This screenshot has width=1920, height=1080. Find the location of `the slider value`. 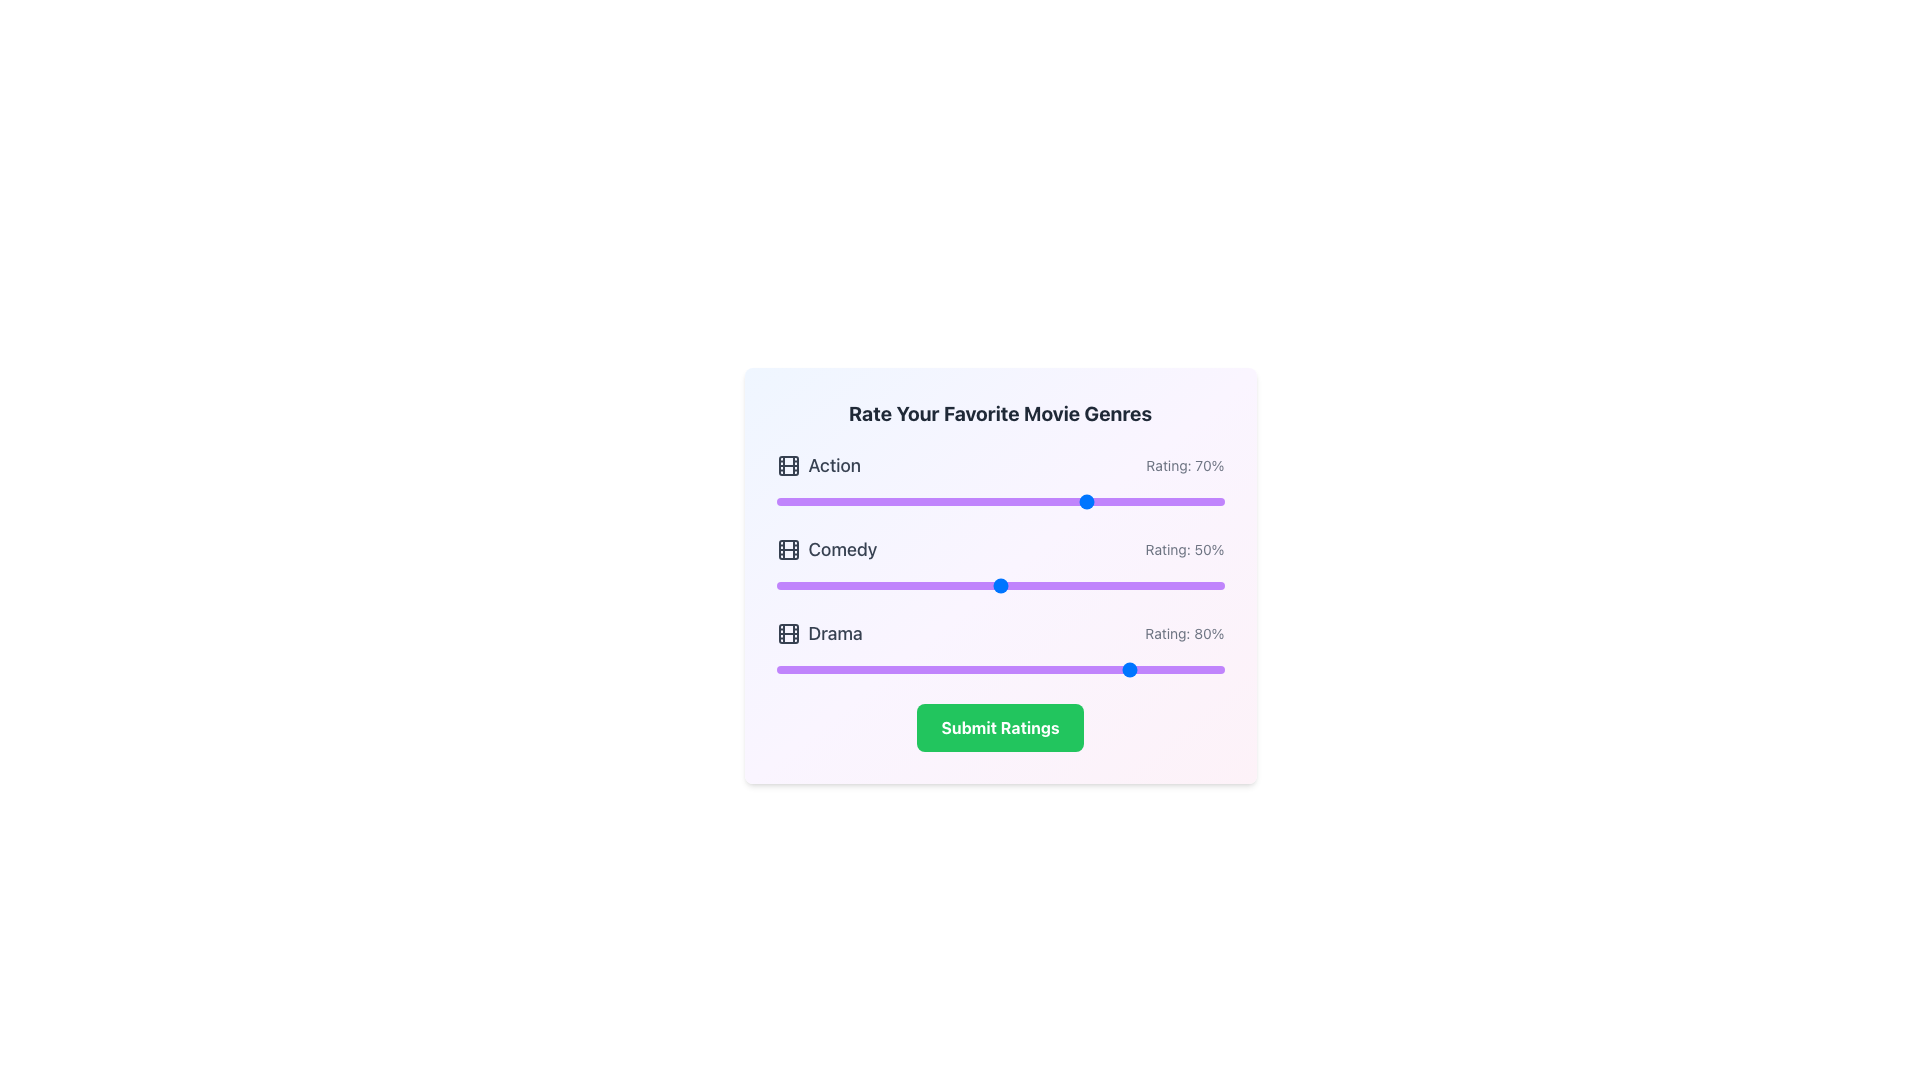

the slider value is located at coordinates (996, 670).